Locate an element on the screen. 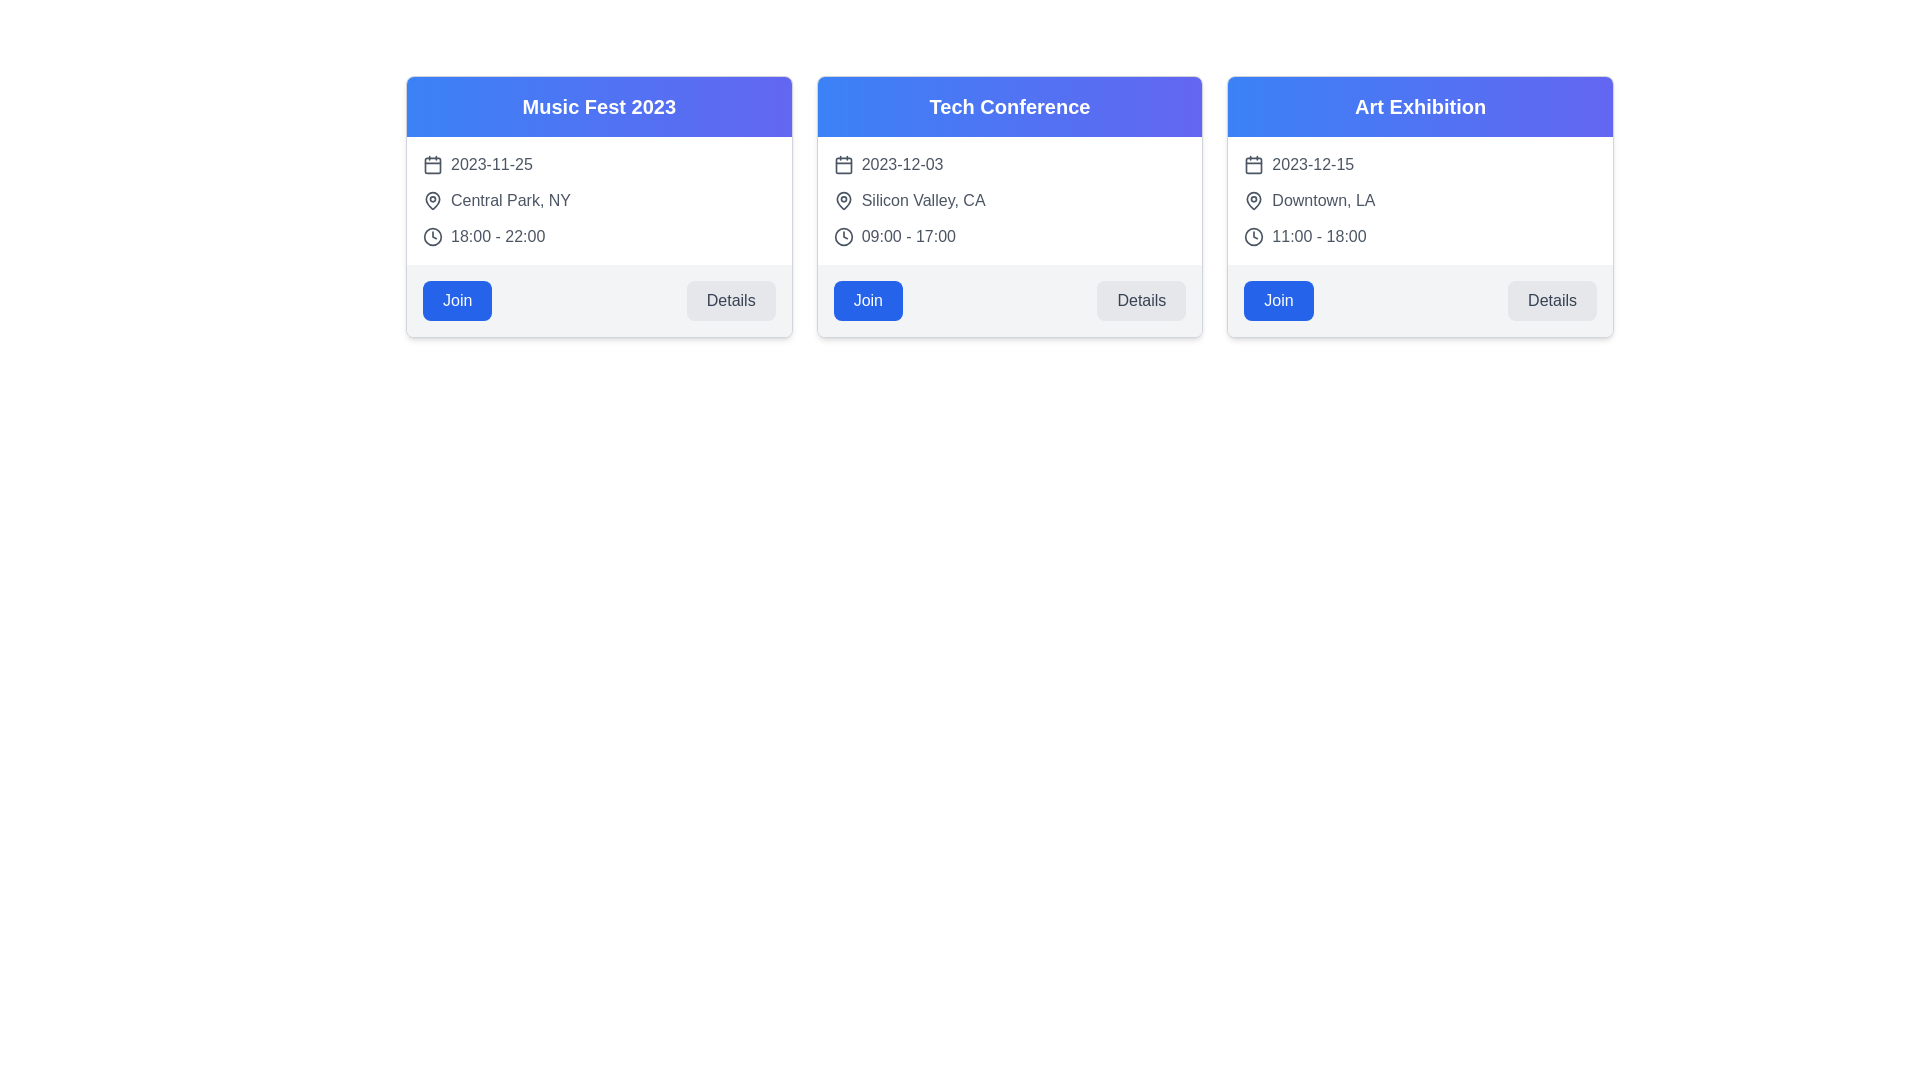 This screenshot has height=1080, width=1920. the header text display of the card titled 'Art Exhibition' located at the top of the last card in a horizontal list of three cards is located at coordinates (1419, 107).